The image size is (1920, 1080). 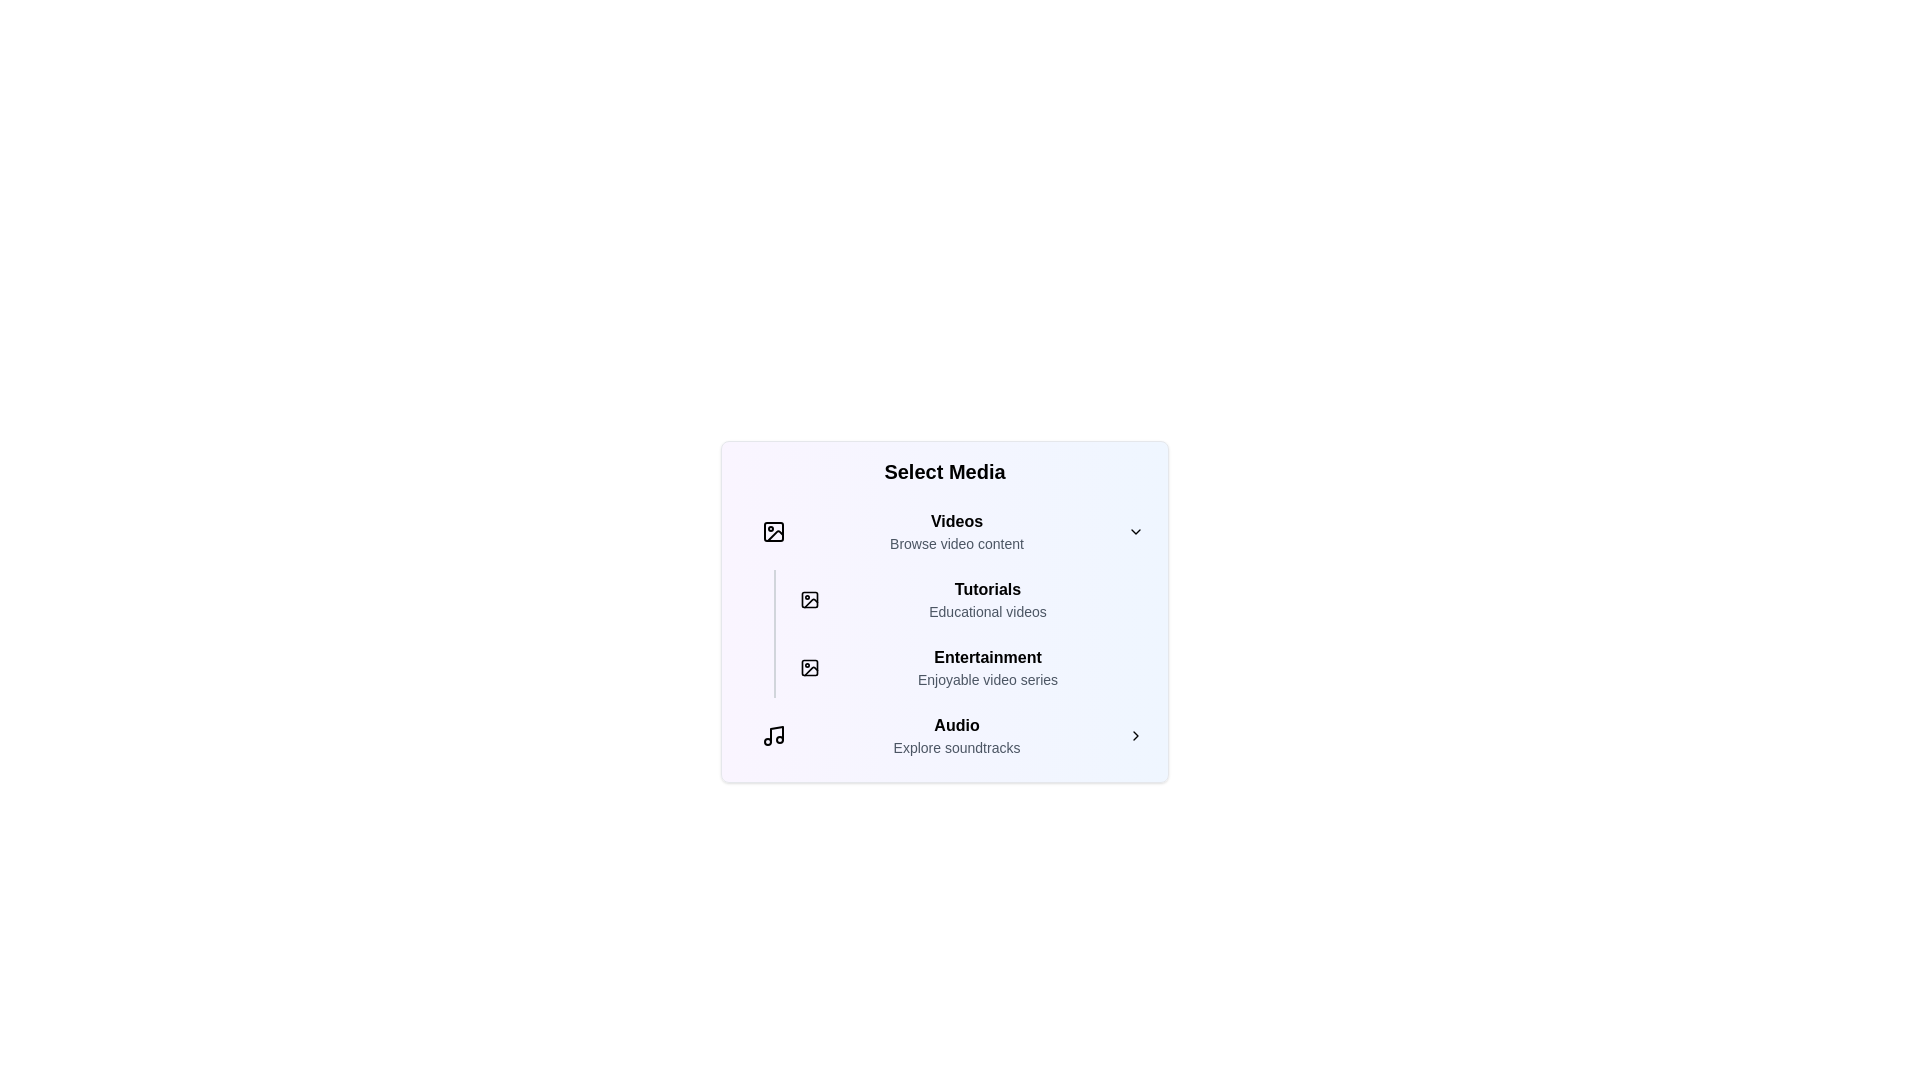 What do you see at coordinates (810, 599) in the screenshot?
I see `the 'Tutorials' icon located in the second option of the 'Select Media' menu, which is positioned adjacent` at bounding box center [810, 599].